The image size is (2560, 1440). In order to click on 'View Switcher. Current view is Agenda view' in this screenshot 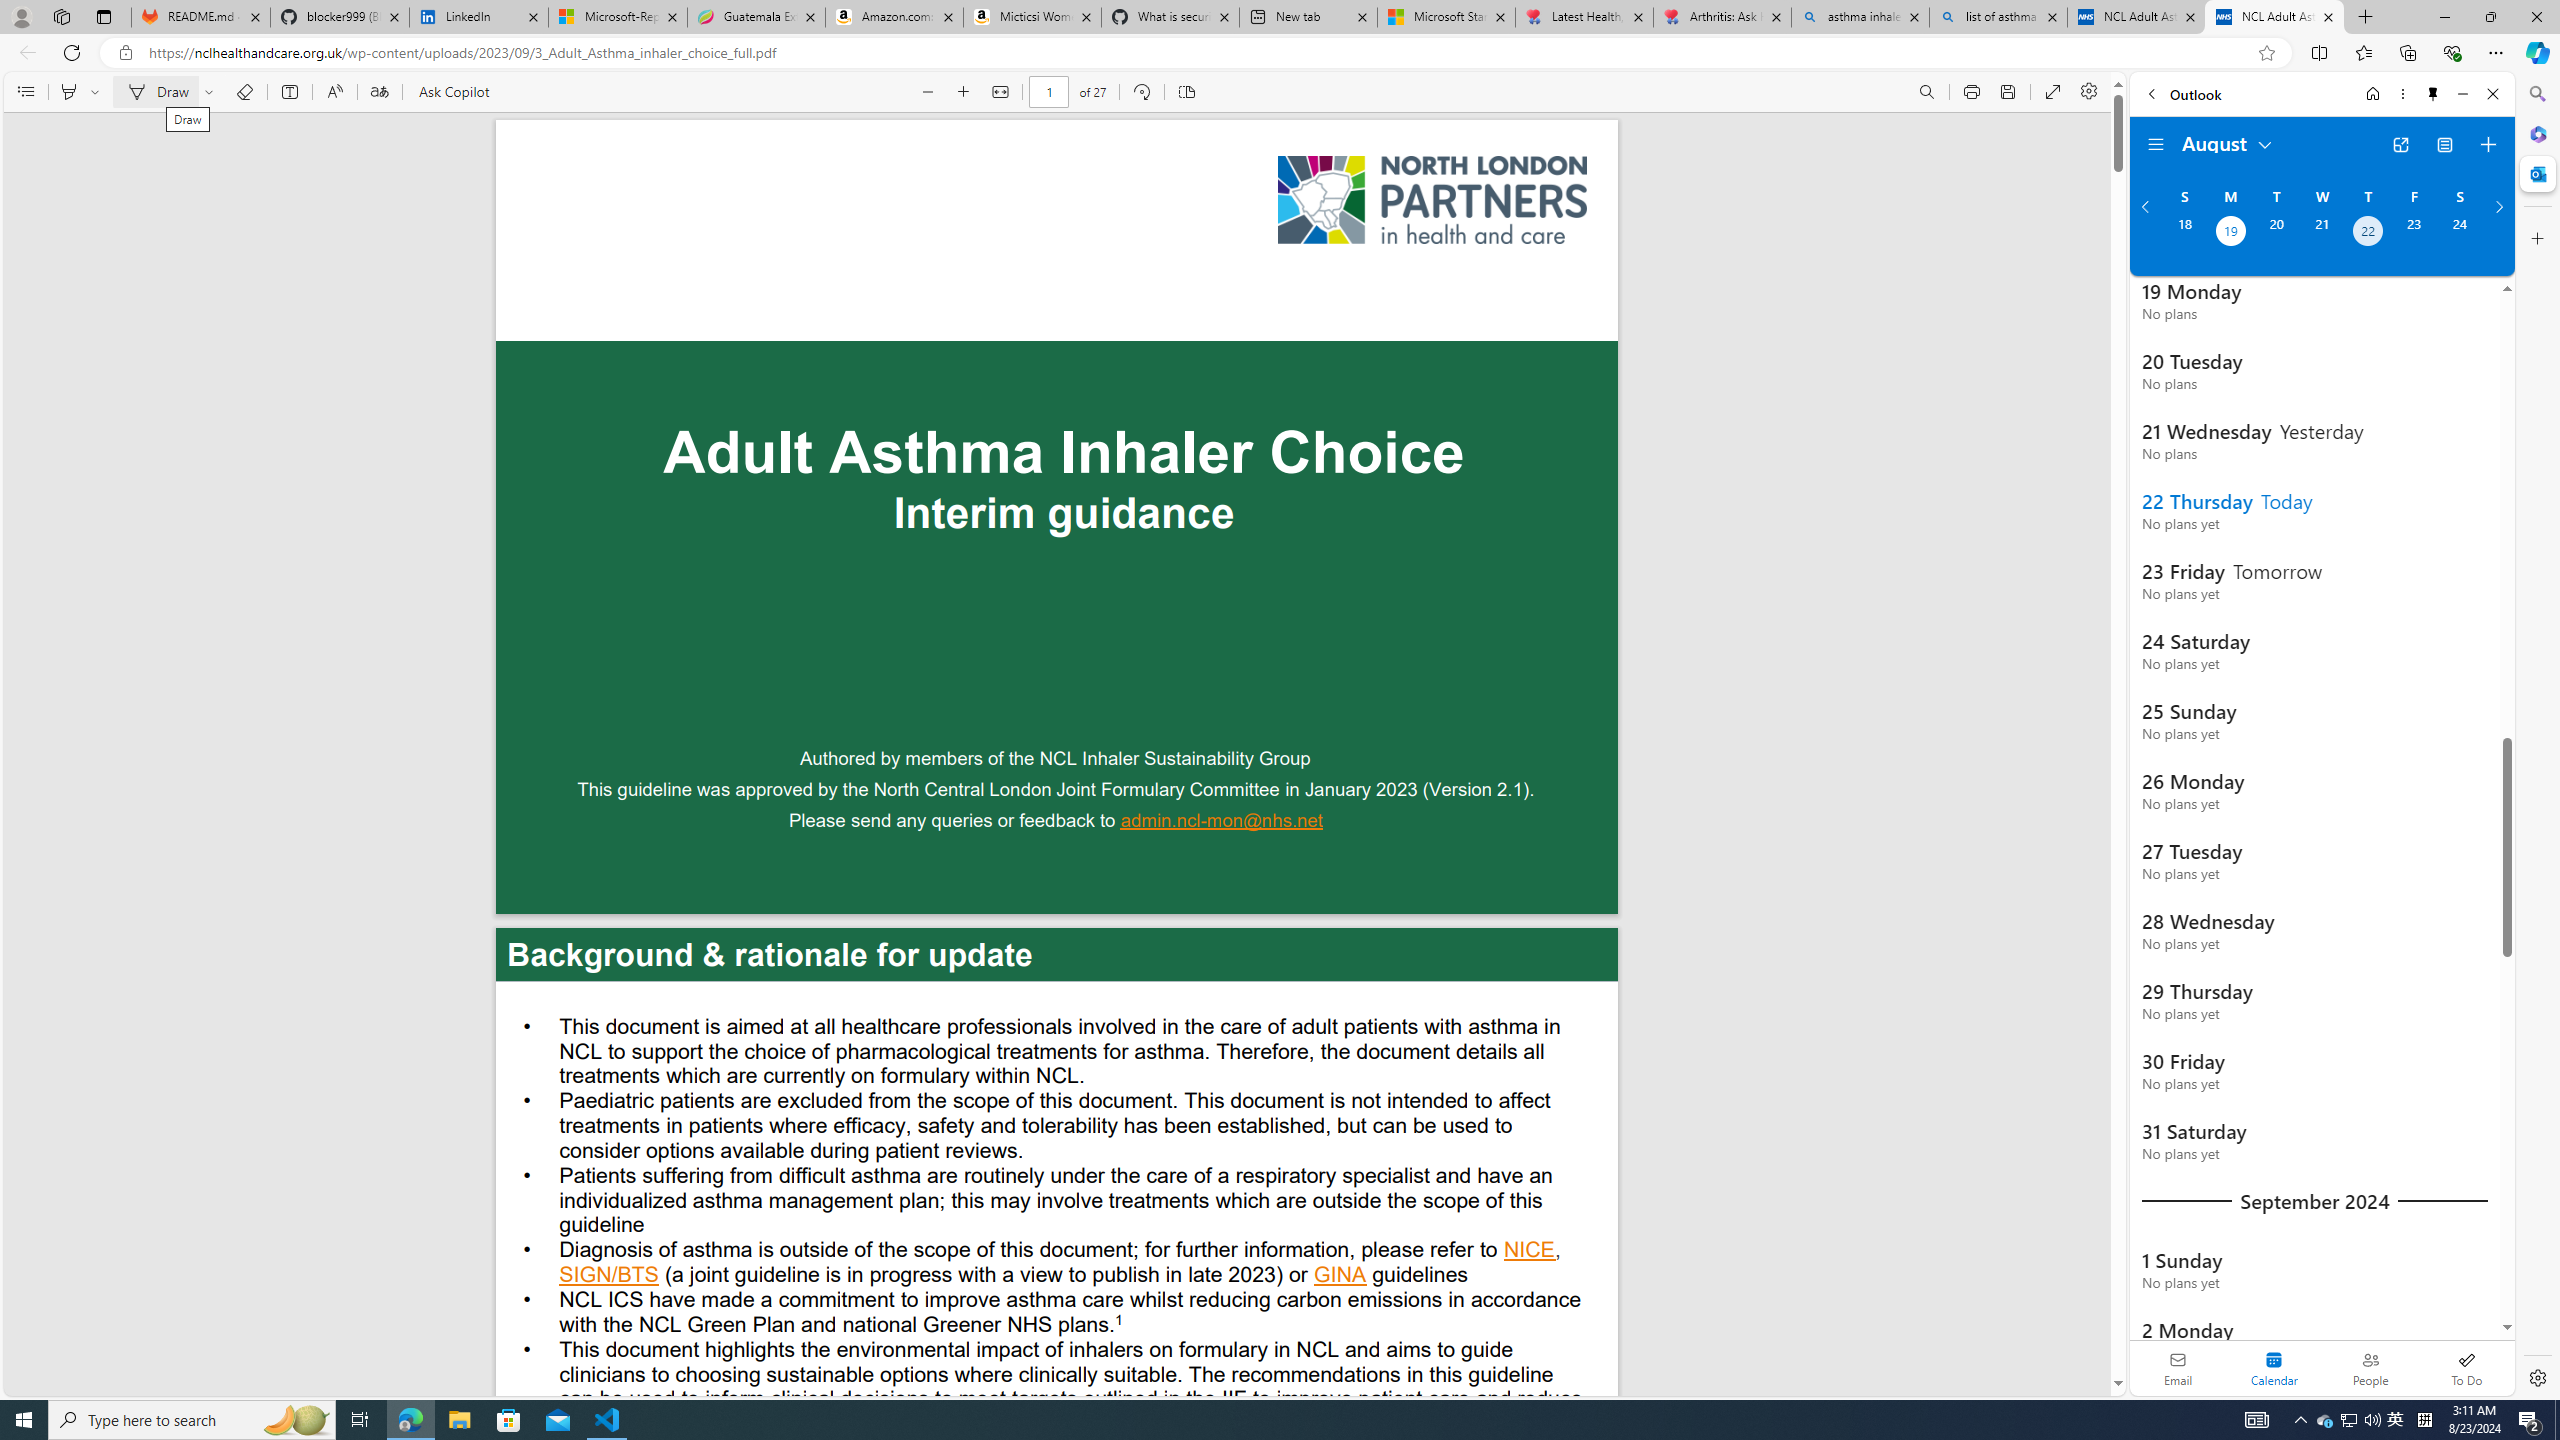, I will do `click(2443, 145)`.